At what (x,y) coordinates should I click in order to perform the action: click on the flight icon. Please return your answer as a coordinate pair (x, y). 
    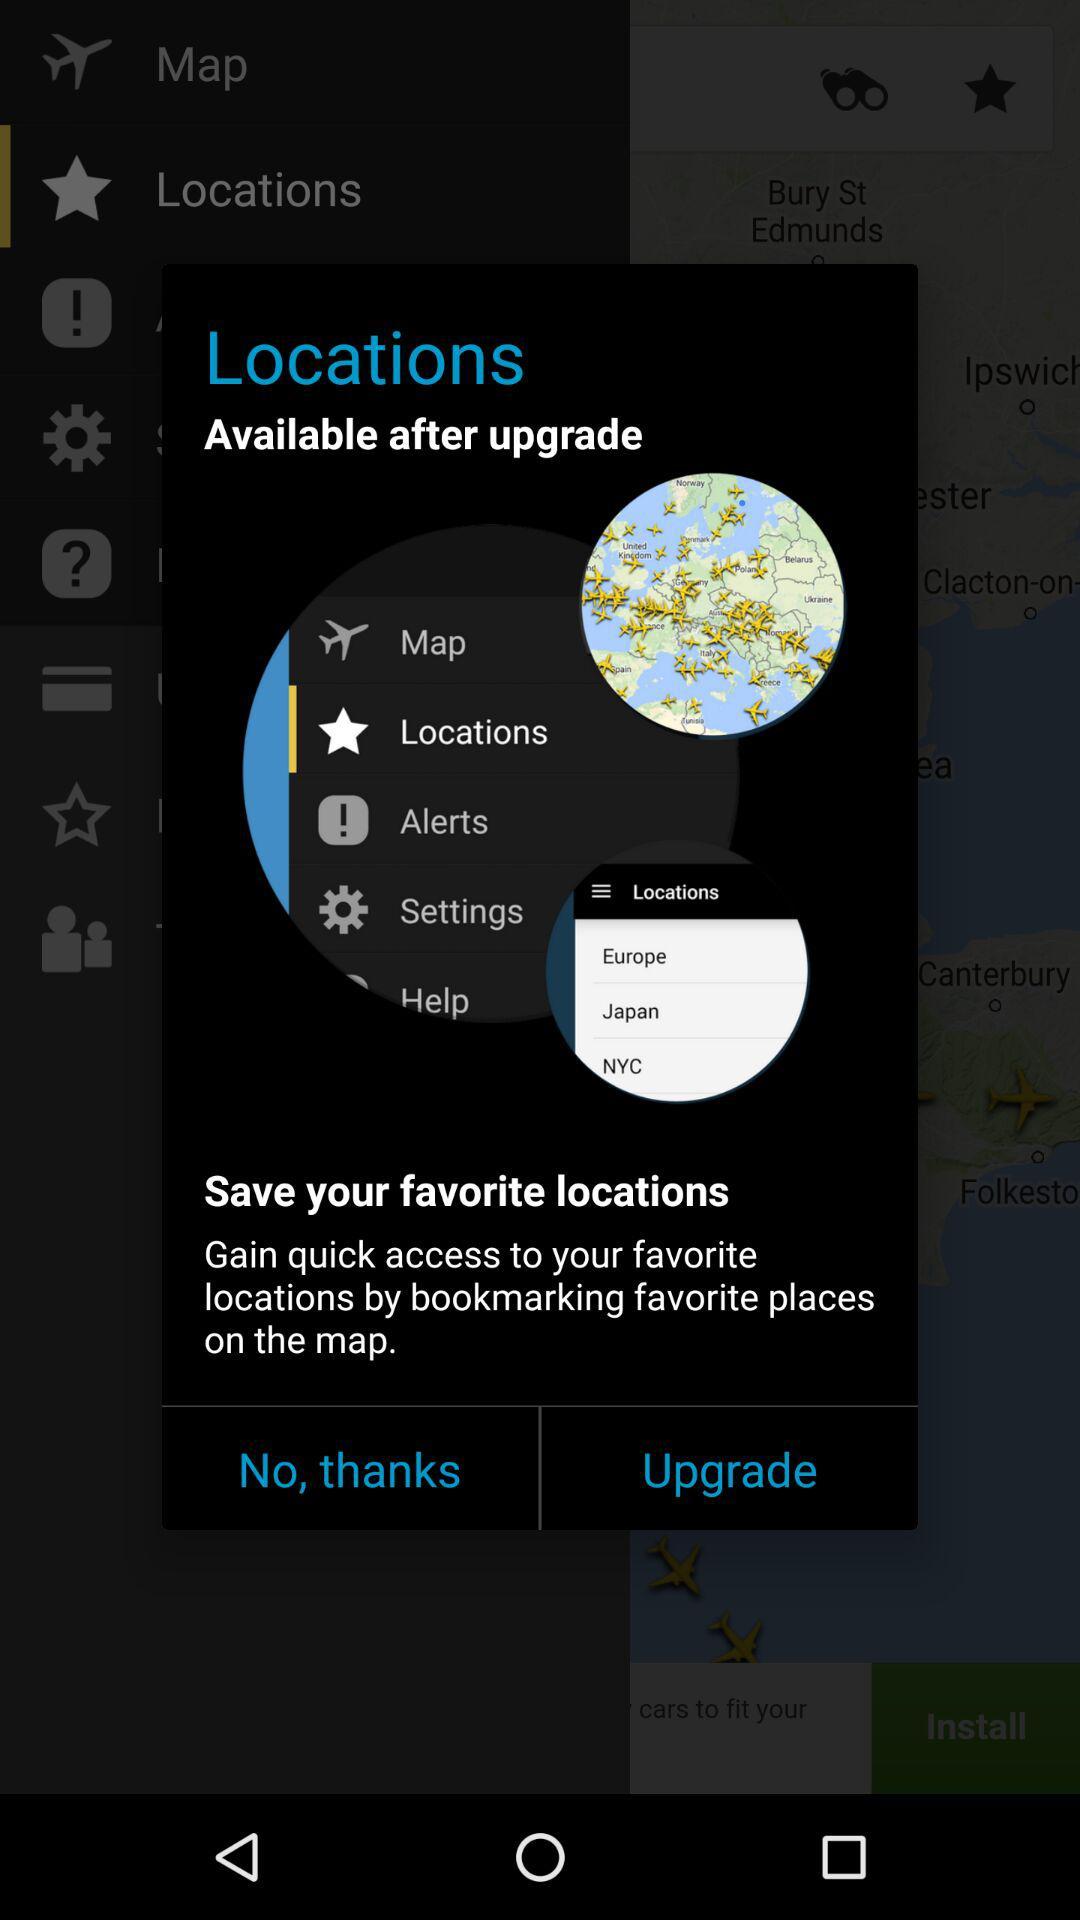
    Looking at the image, I should click on (91, 88).